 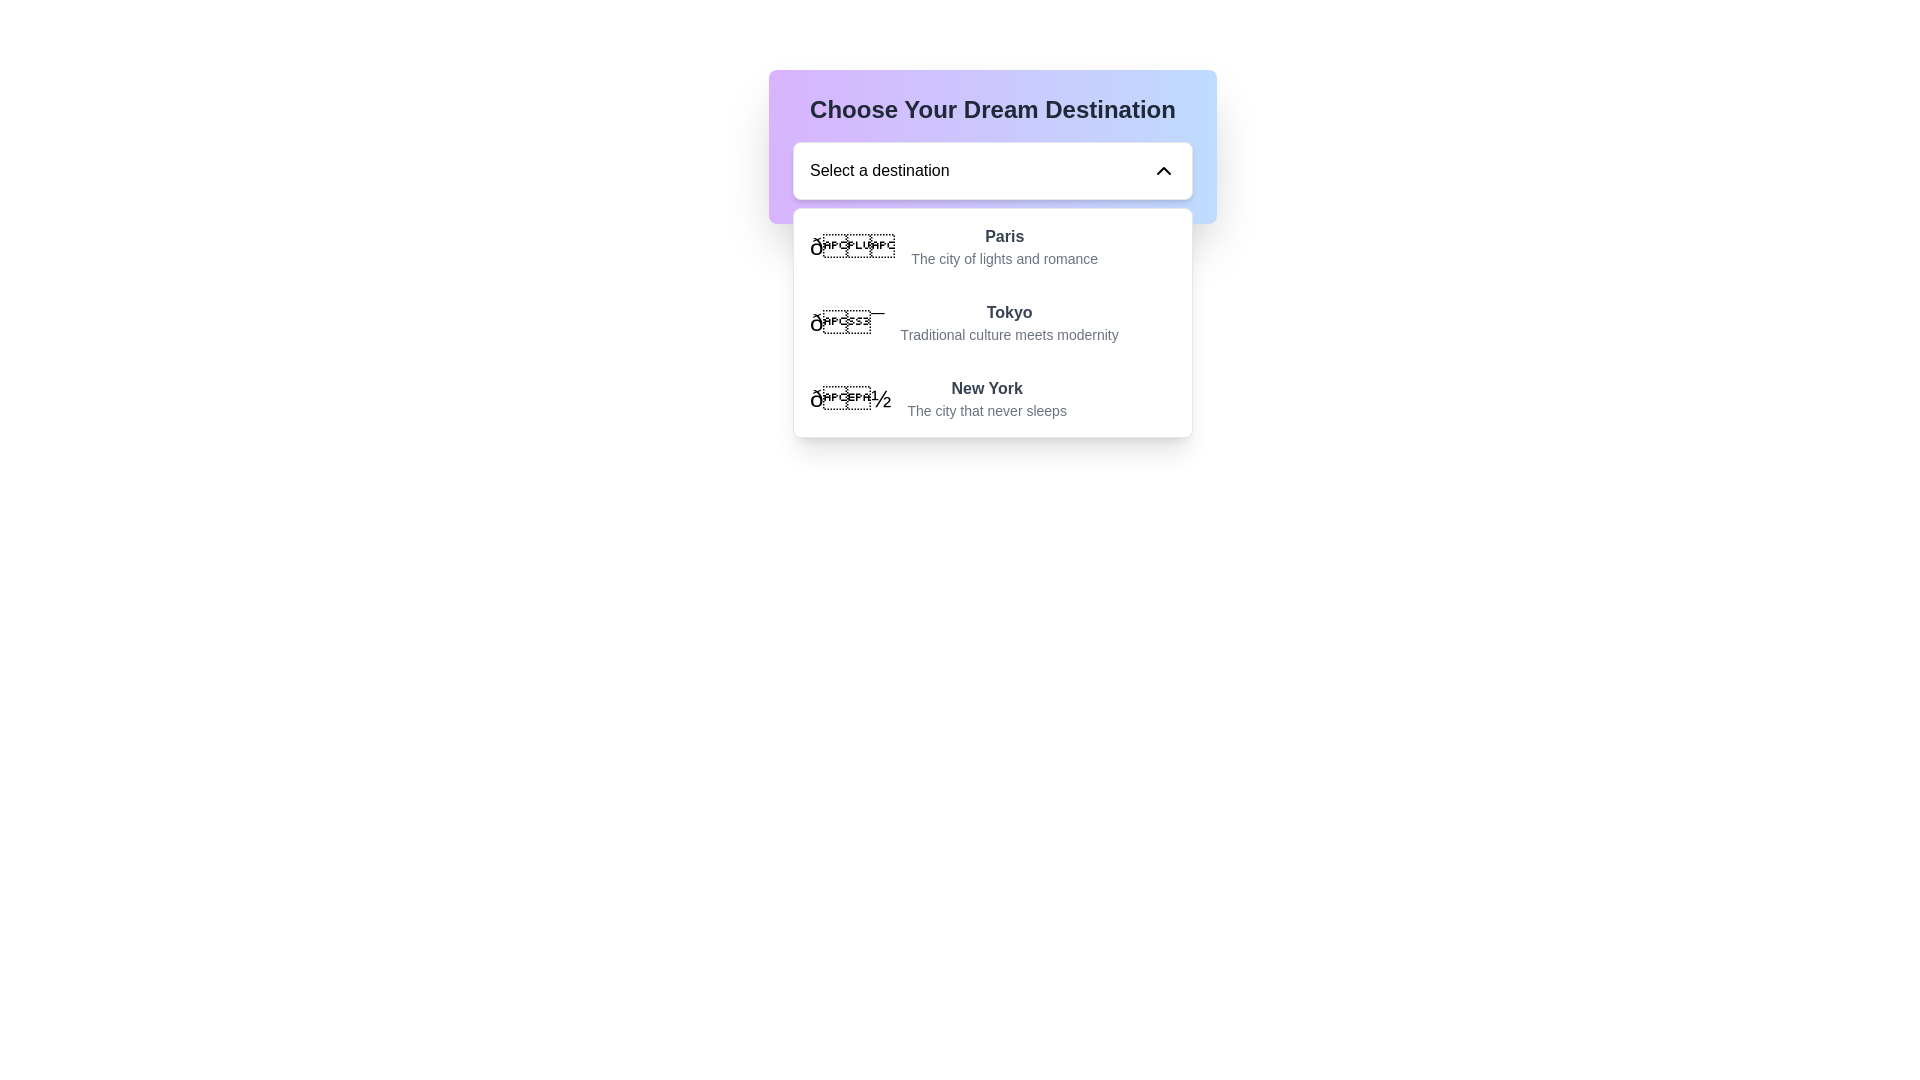 I want to click on the topmost selectable list item in the dropdown menu that features a globe emoji and the bold text 'Paris', highlighting it to indicate selection, so click(x=993, y=245).